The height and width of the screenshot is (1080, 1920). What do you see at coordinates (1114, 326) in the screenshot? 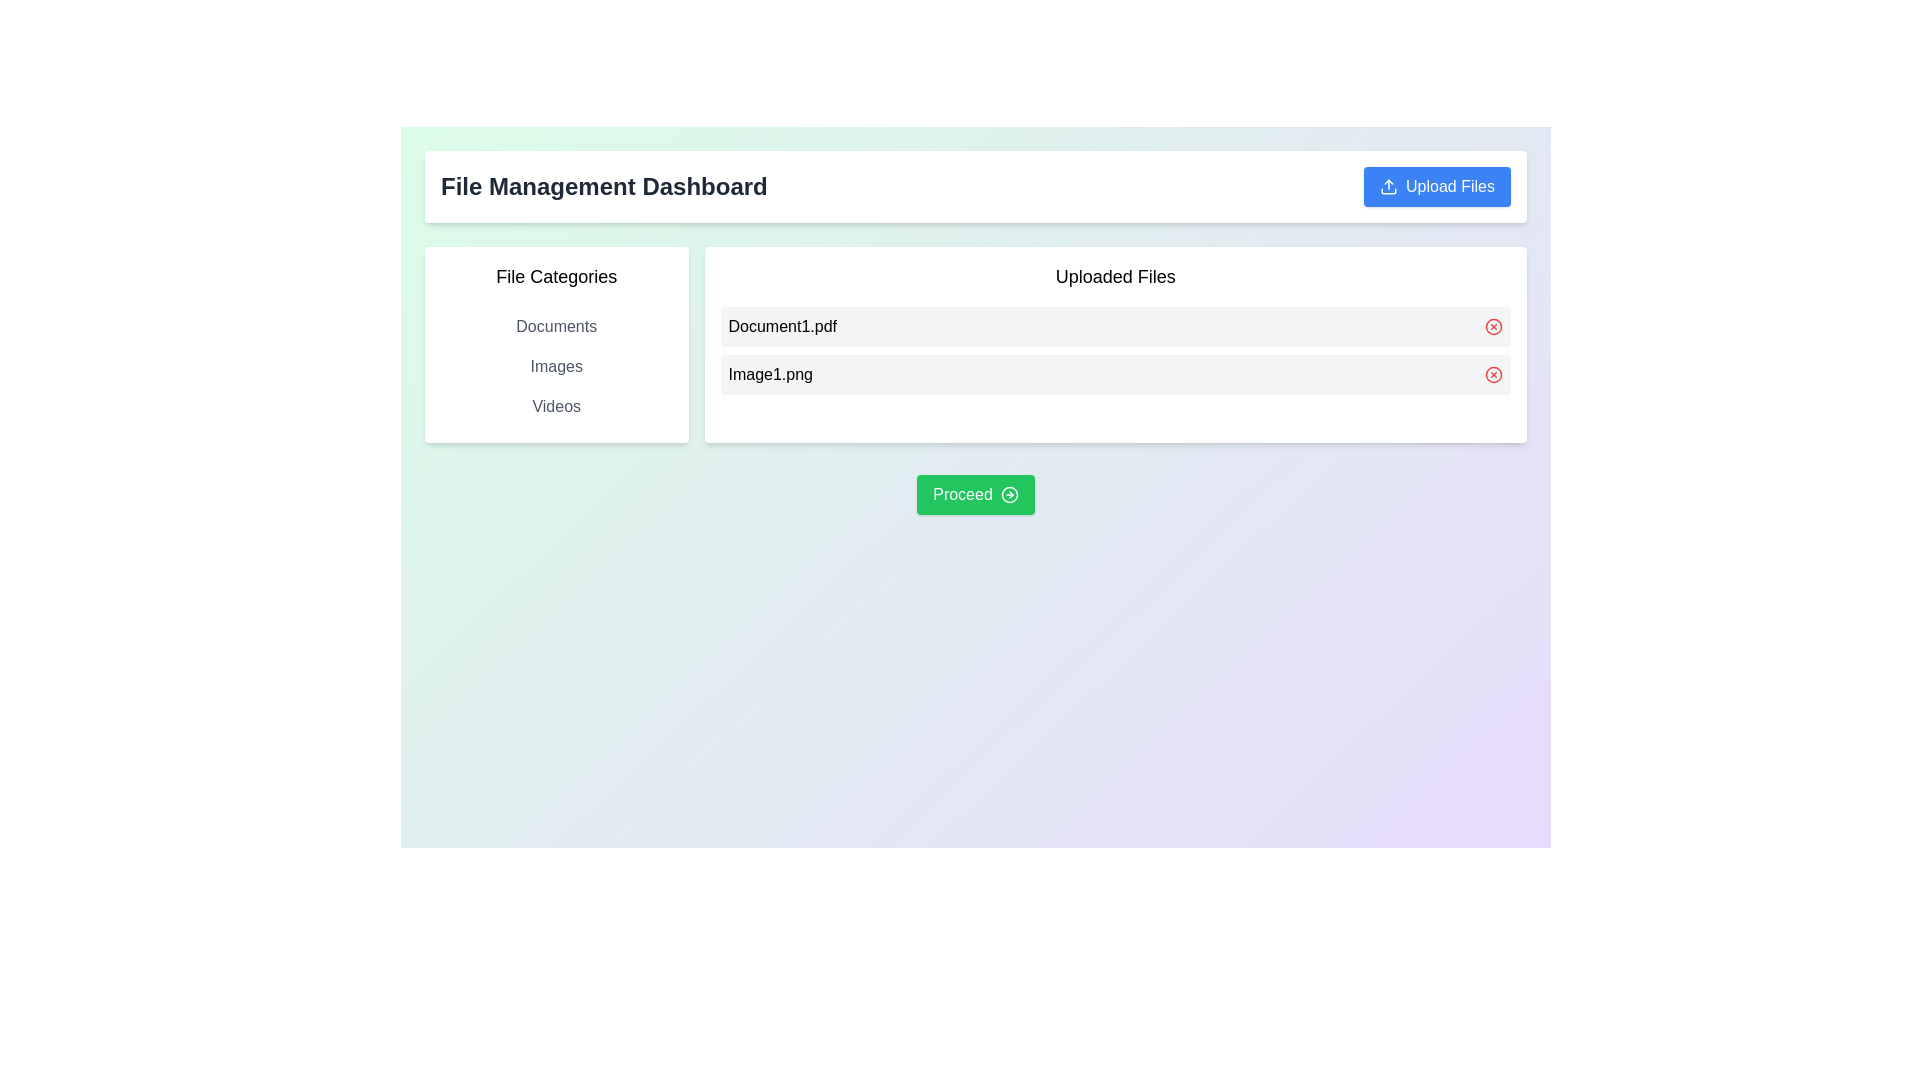
I see `file name 'Document1.pdf' from the first item in the Uploaded Files section of the file list` at bounding box center [1114, 326].